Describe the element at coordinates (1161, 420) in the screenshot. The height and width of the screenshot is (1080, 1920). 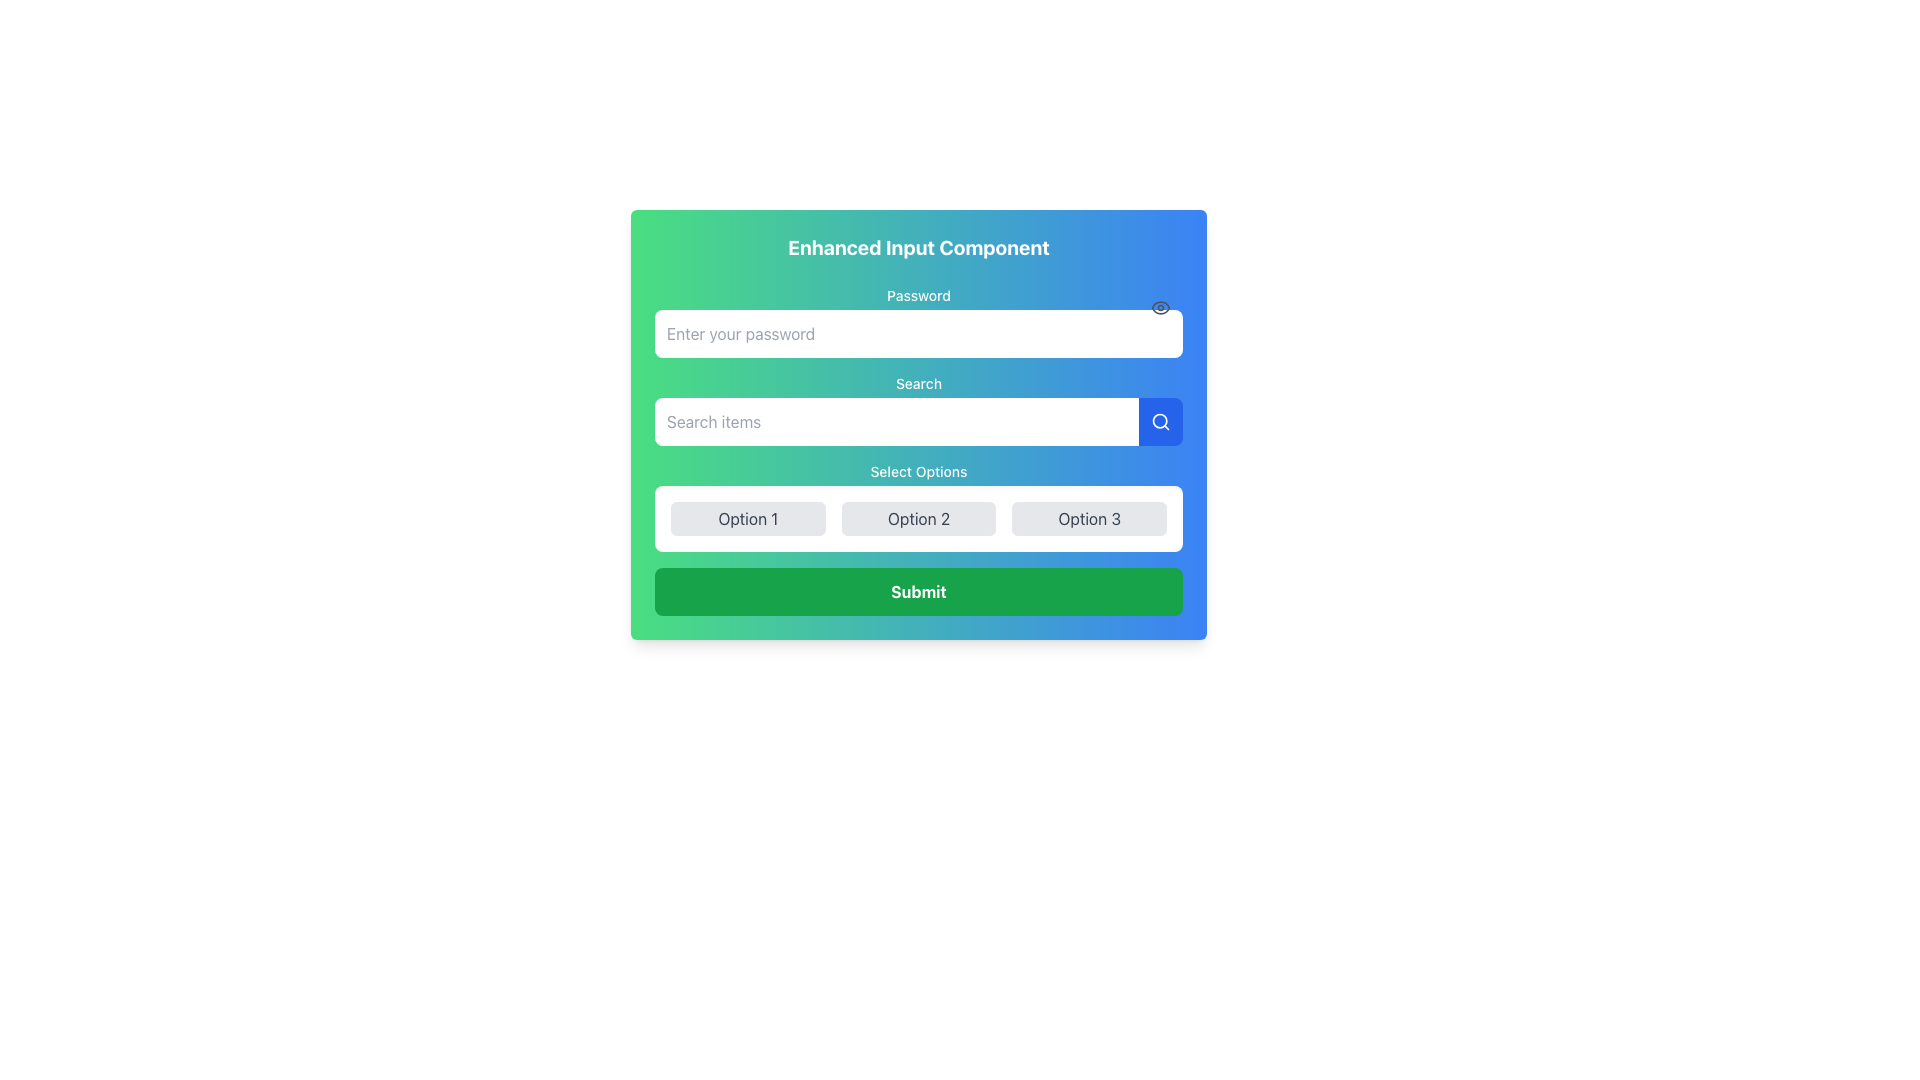
I see `the blue icon button with a magnifying glass icon to initiate the search action` at that location.